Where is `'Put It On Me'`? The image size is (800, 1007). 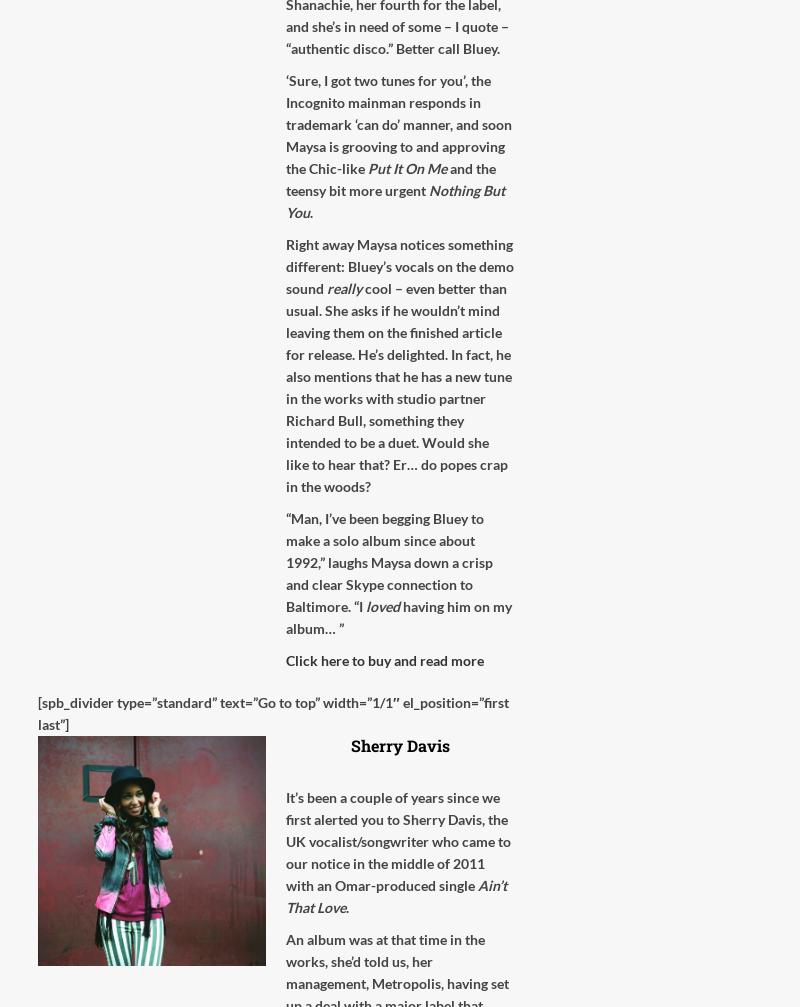
'Put It On Me' is located at coordinates (407, 168).